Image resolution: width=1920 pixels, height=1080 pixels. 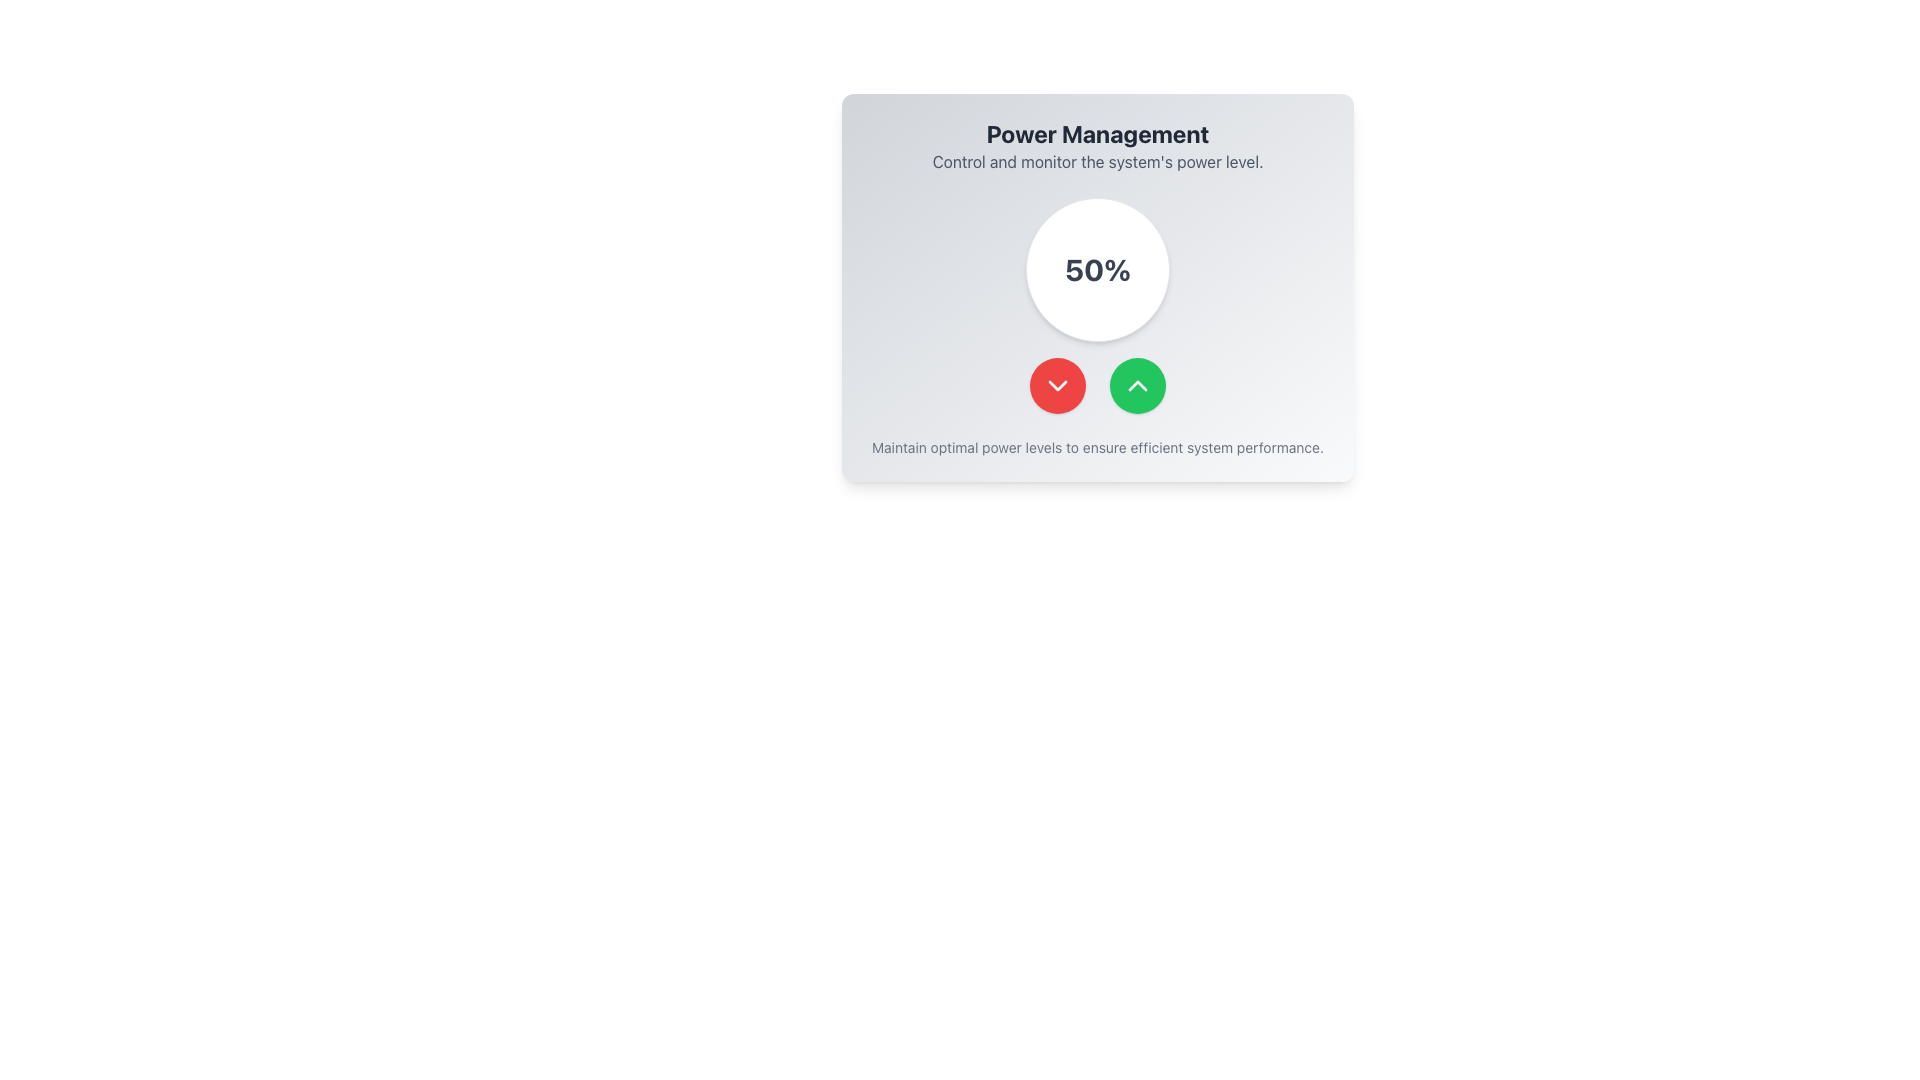 What do you see at coordinates (1097, 270) in the screenshot?
I see `the circular informational display element that shows '50%' in bold, black font, positioned at the top of the column layout` at bounding box center [1097, 270].